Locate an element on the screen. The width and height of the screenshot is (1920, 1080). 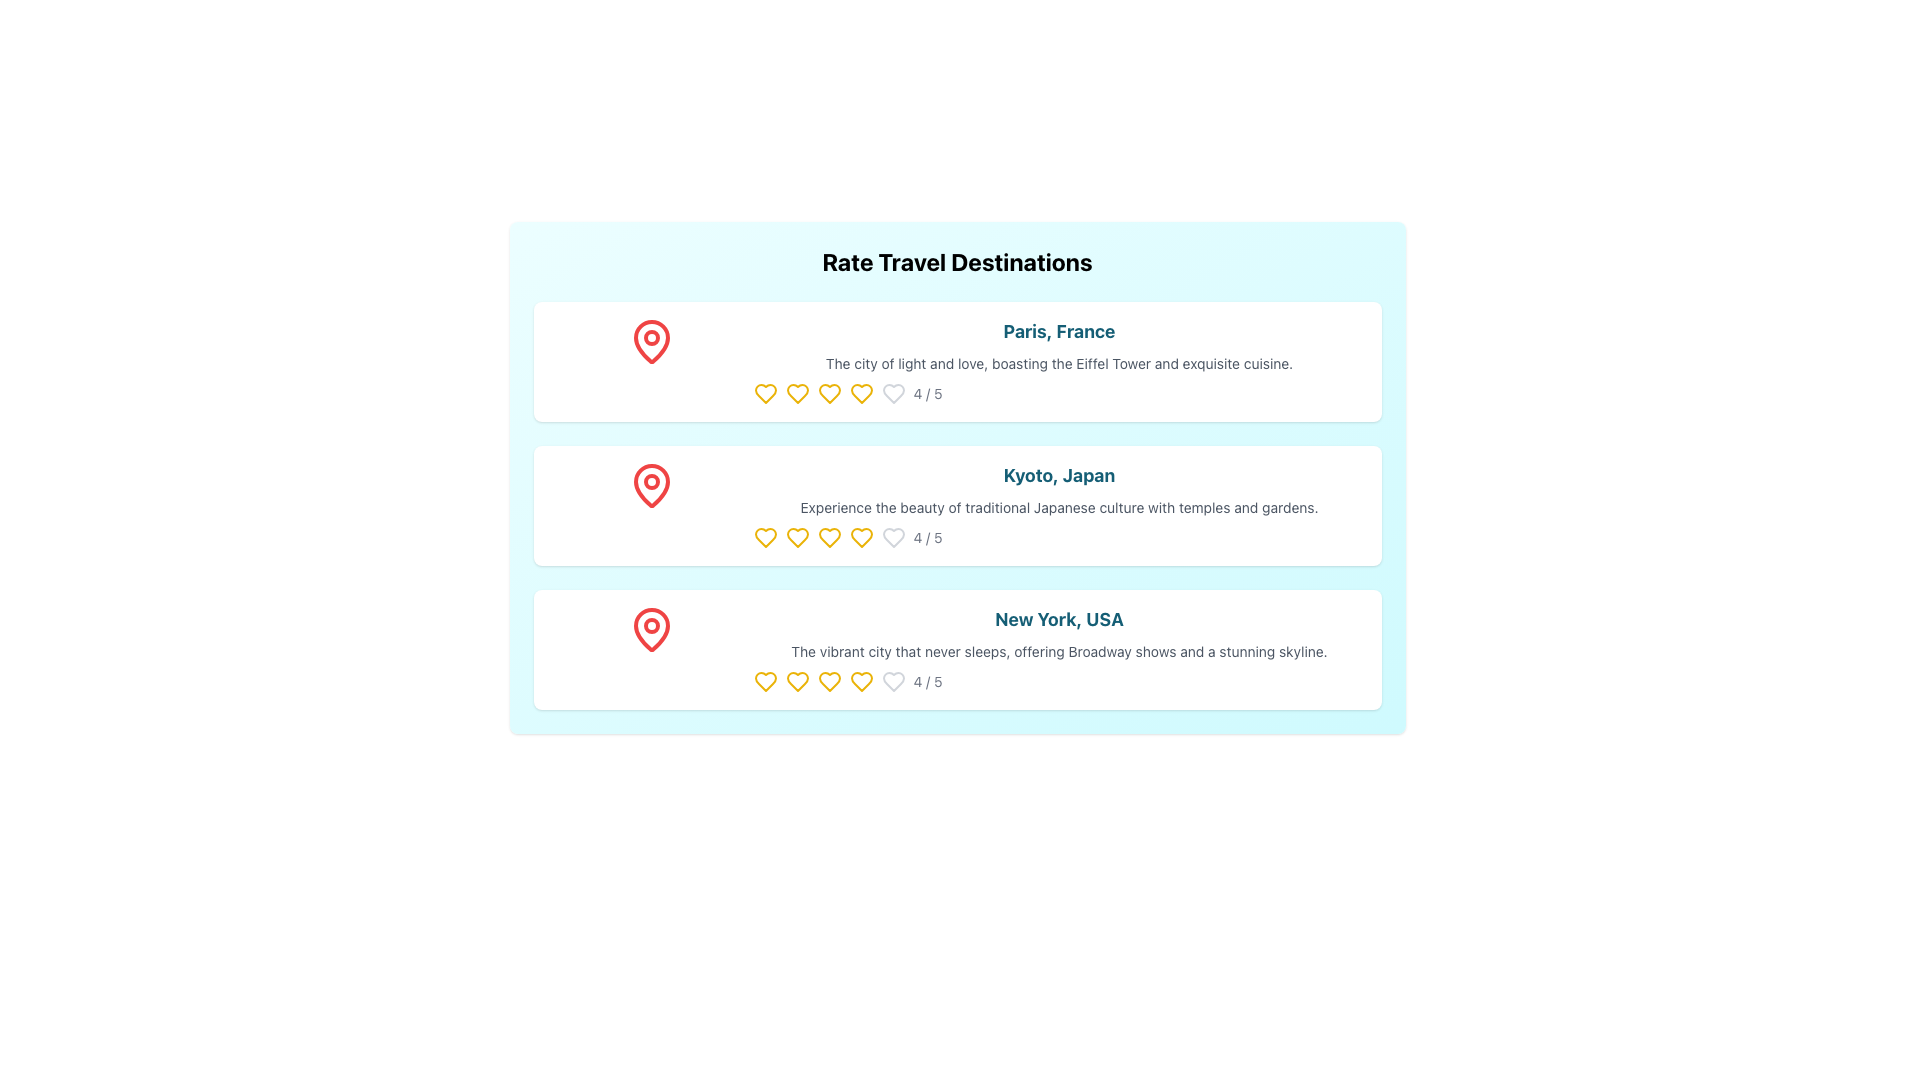
the red map pin icon located in the first card element, which symbolizes a location marker for 'Paris, France' is located at coordinates (651, 362).